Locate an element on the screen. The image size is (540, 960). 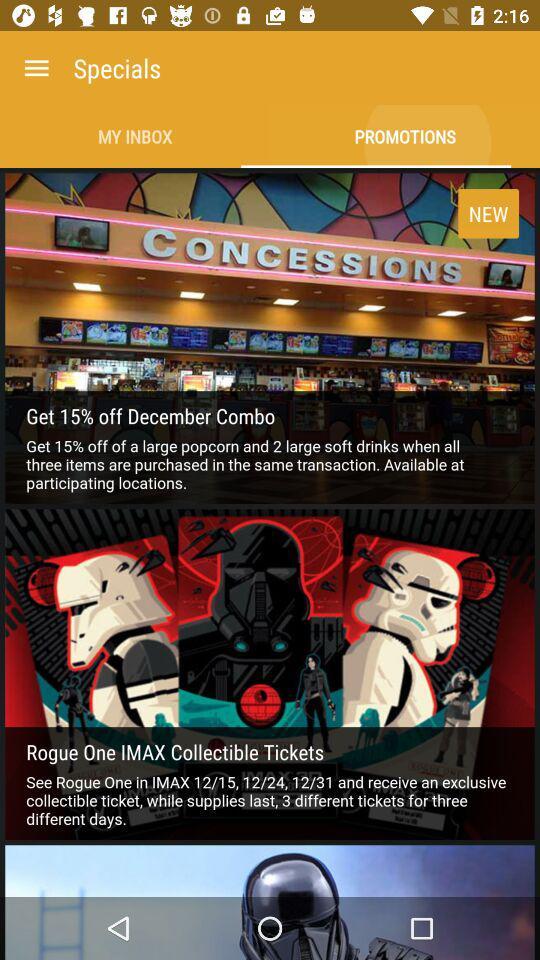
item to the left of specials icon is located at coordinates (36, 68).